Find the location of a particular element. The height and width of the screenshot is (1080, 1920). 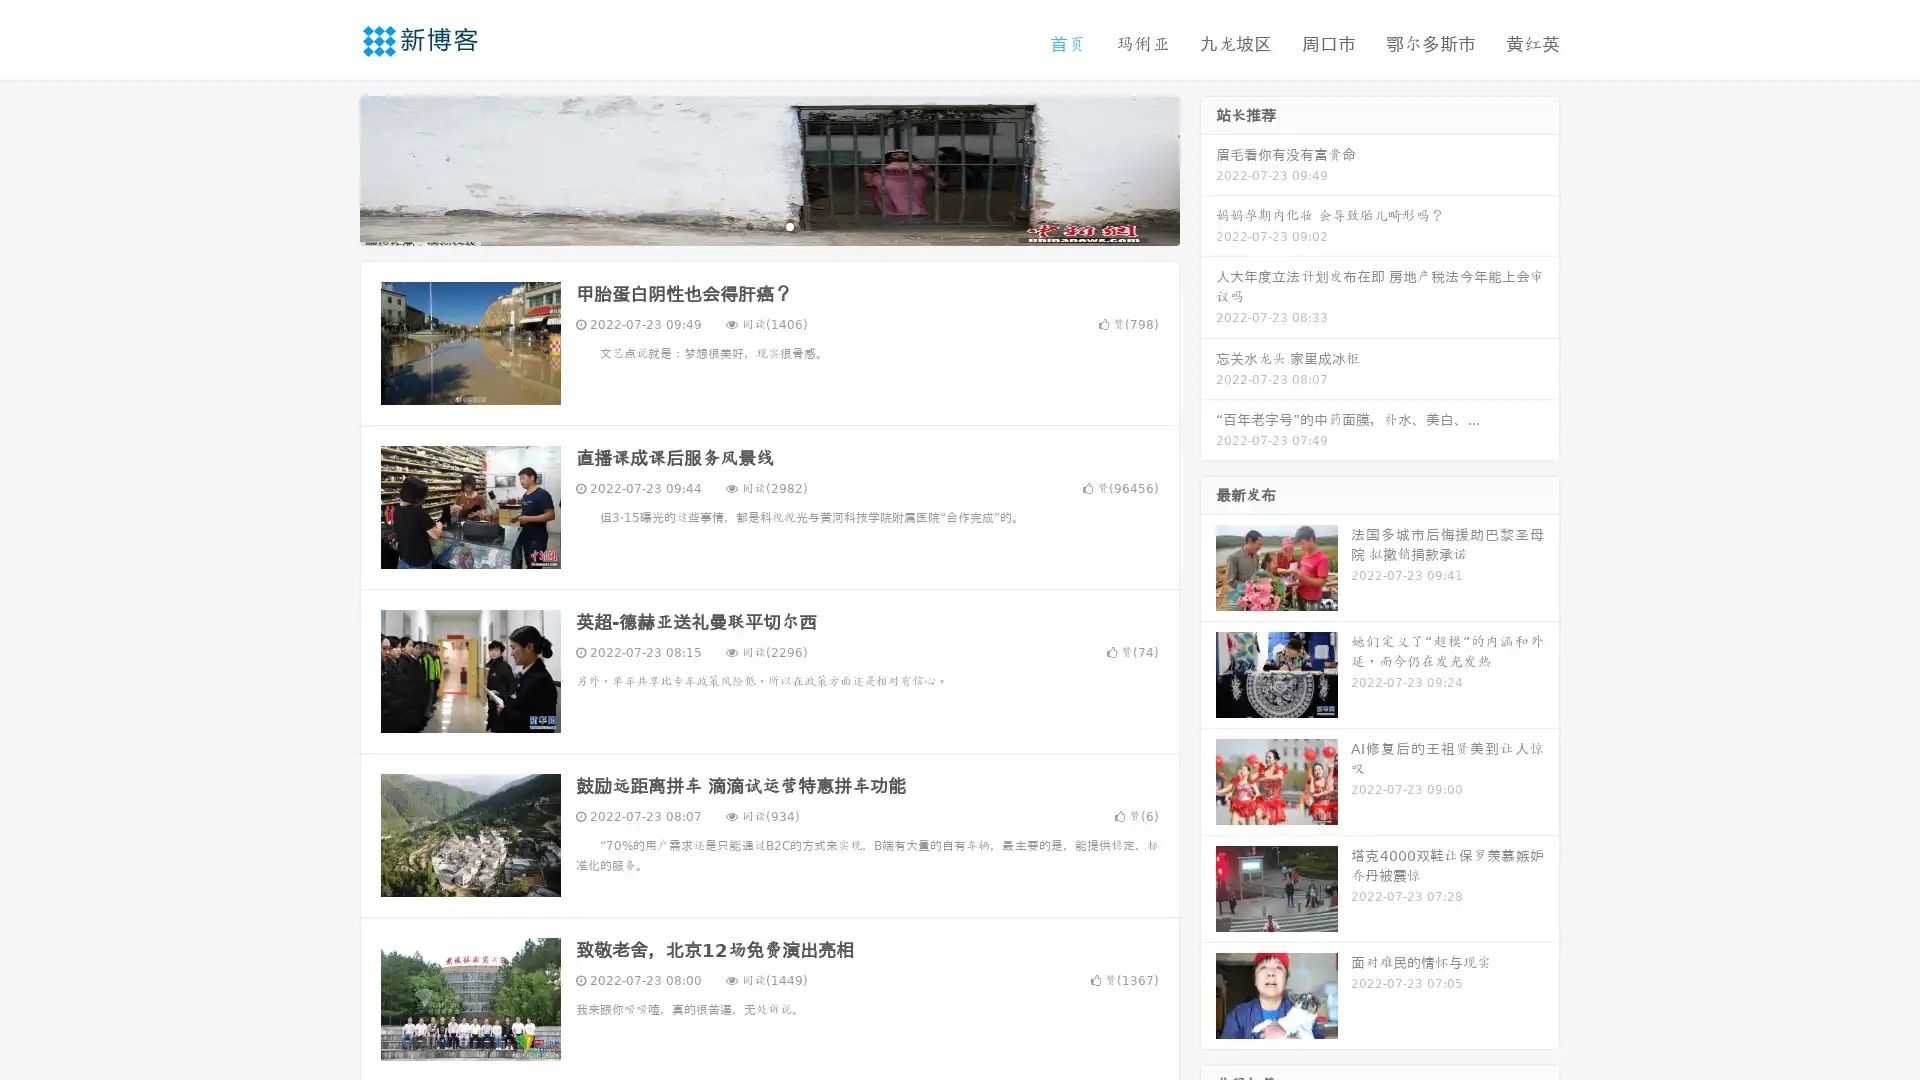

Go to slide 2 is located at coordinates (768, 225).